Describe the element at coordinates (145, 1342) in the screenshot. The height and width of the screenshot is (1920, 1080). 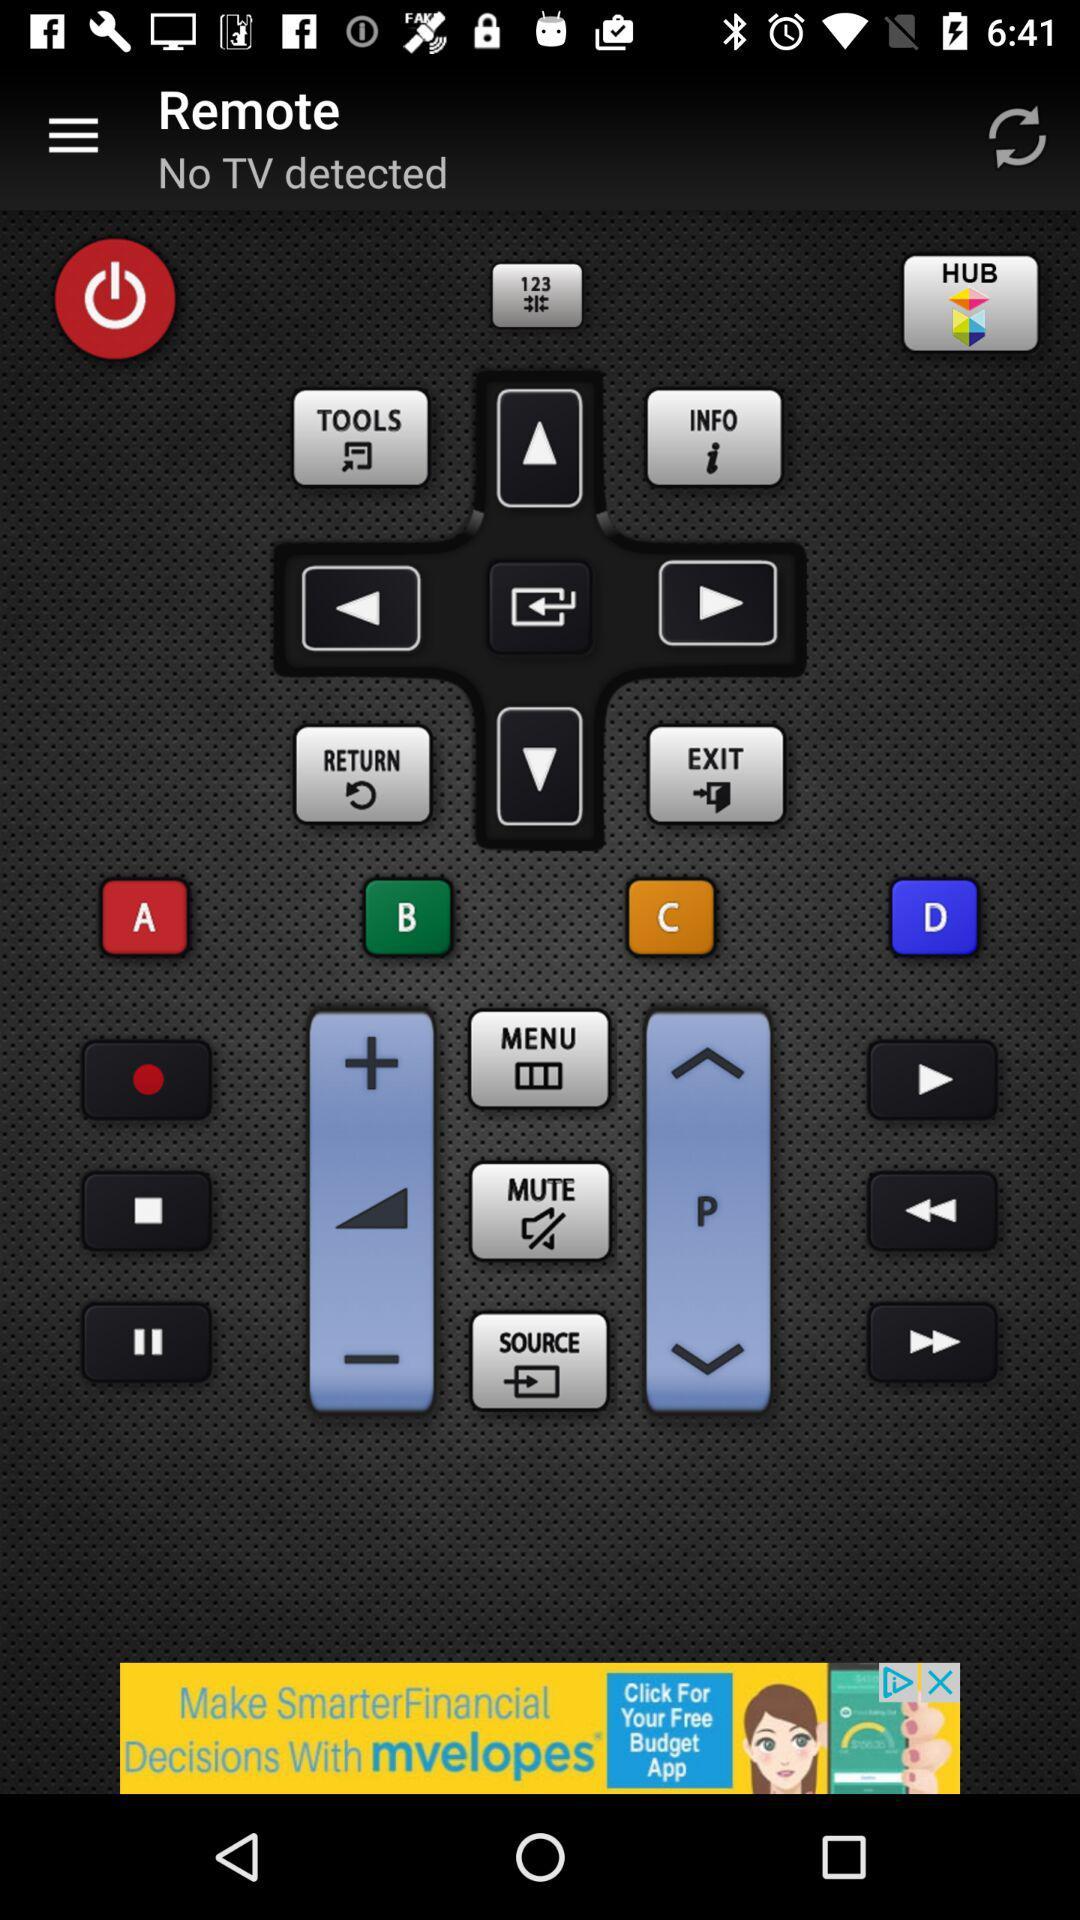
I see `play patturn` at that location.